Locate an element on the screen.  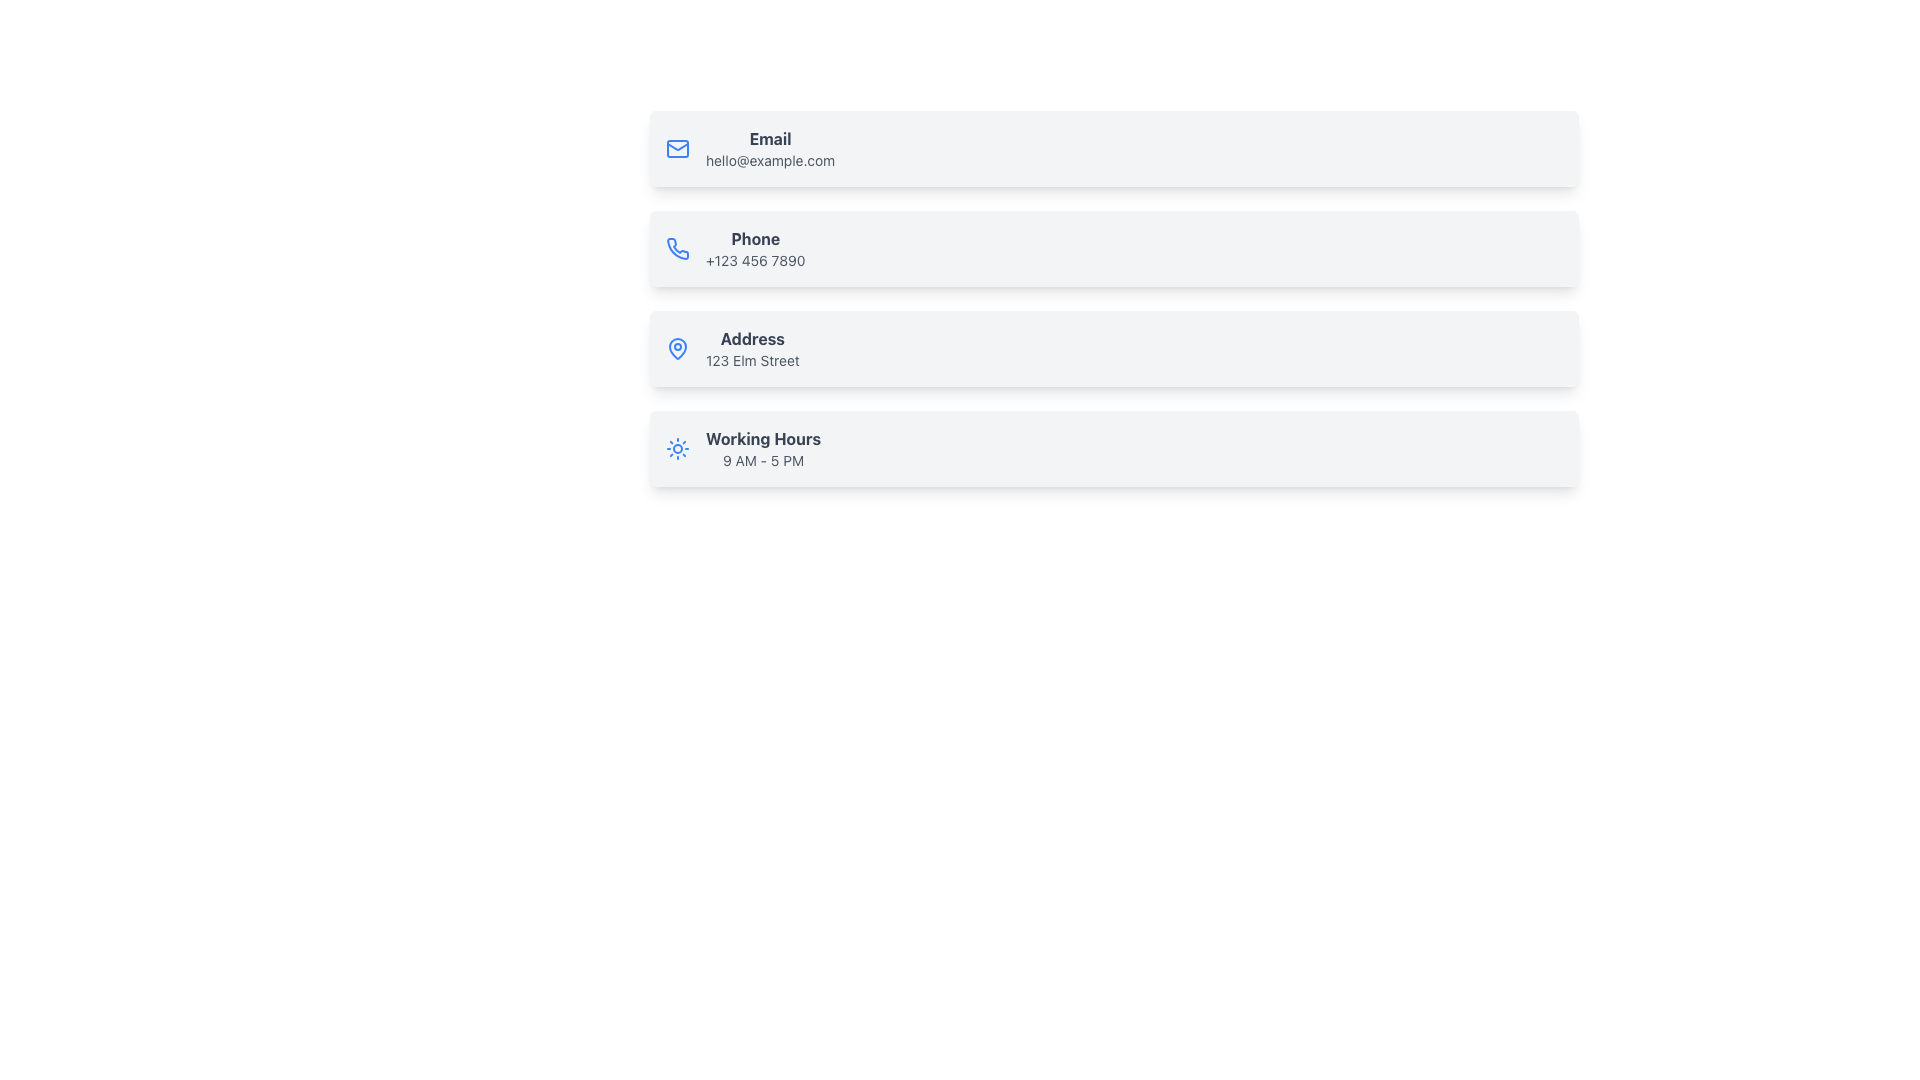
the non-interactive text label that identifies the phone contact method, located at the upper left of the contact information item is located at coordinates (754, 238).